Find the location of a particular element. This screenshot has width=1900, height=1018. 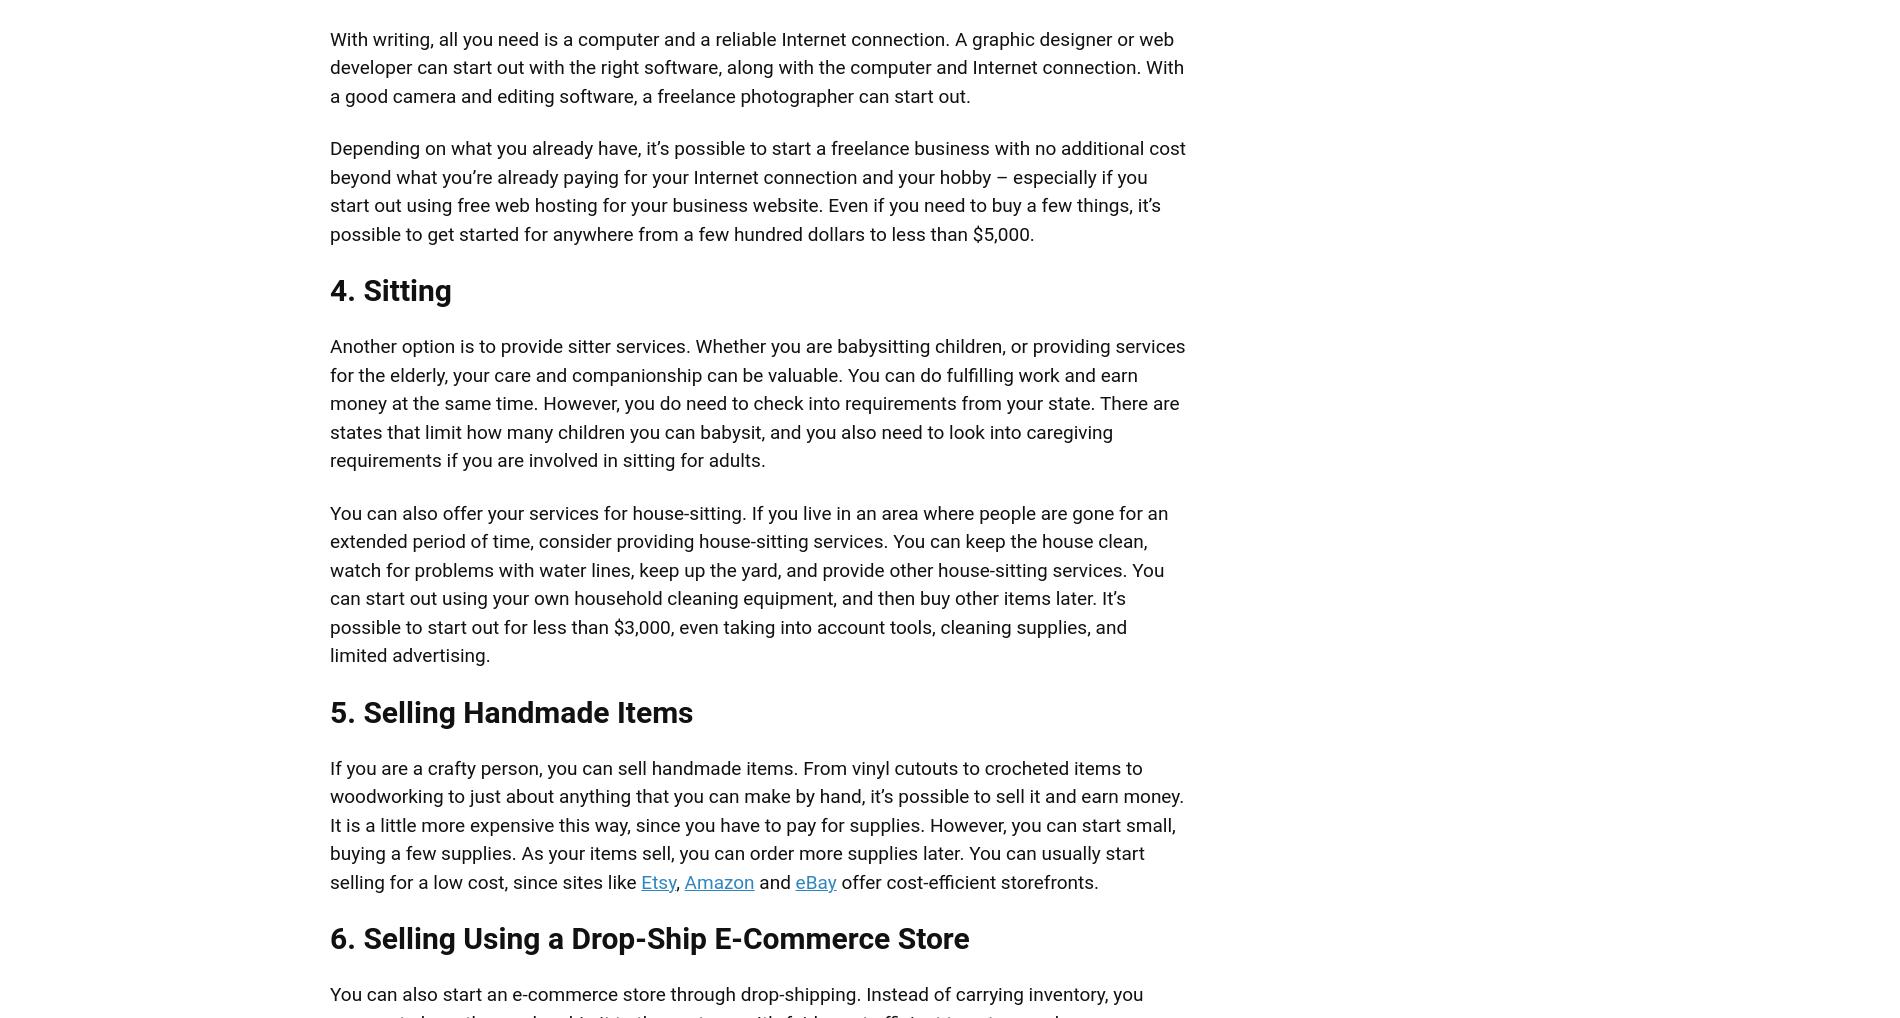

'Depending on what you already have, it’s possible to start a freelance business with no additional cost beyond what you’re already paying for your Internet connection and your hobby – especially if you start out using free web hosting for your business website. Even if you need to buy a few things, it’s possible to get started for anywhere from a few hundred dollars to less than $5,000.' is located at coordinates (756, 190).